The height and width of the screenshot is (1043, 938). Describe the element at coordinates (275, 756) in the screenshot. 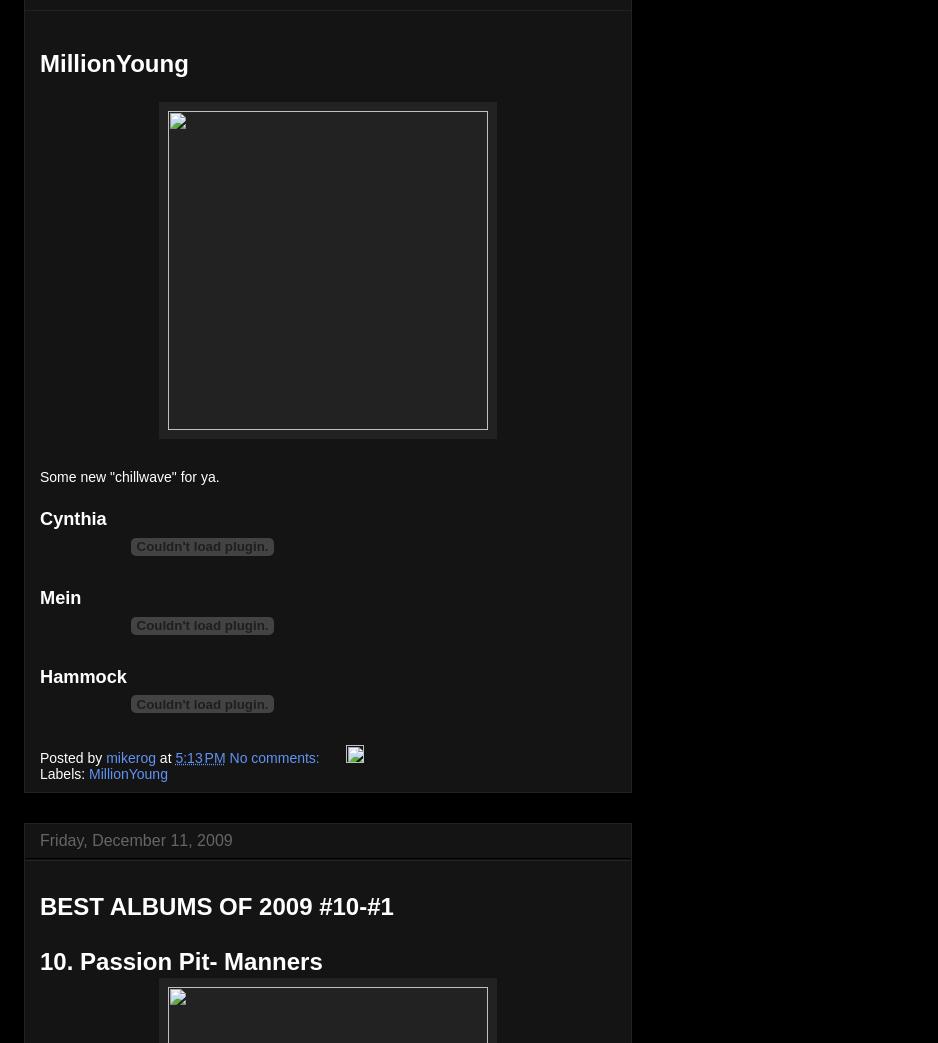

I see `'No comments:'` at that location.